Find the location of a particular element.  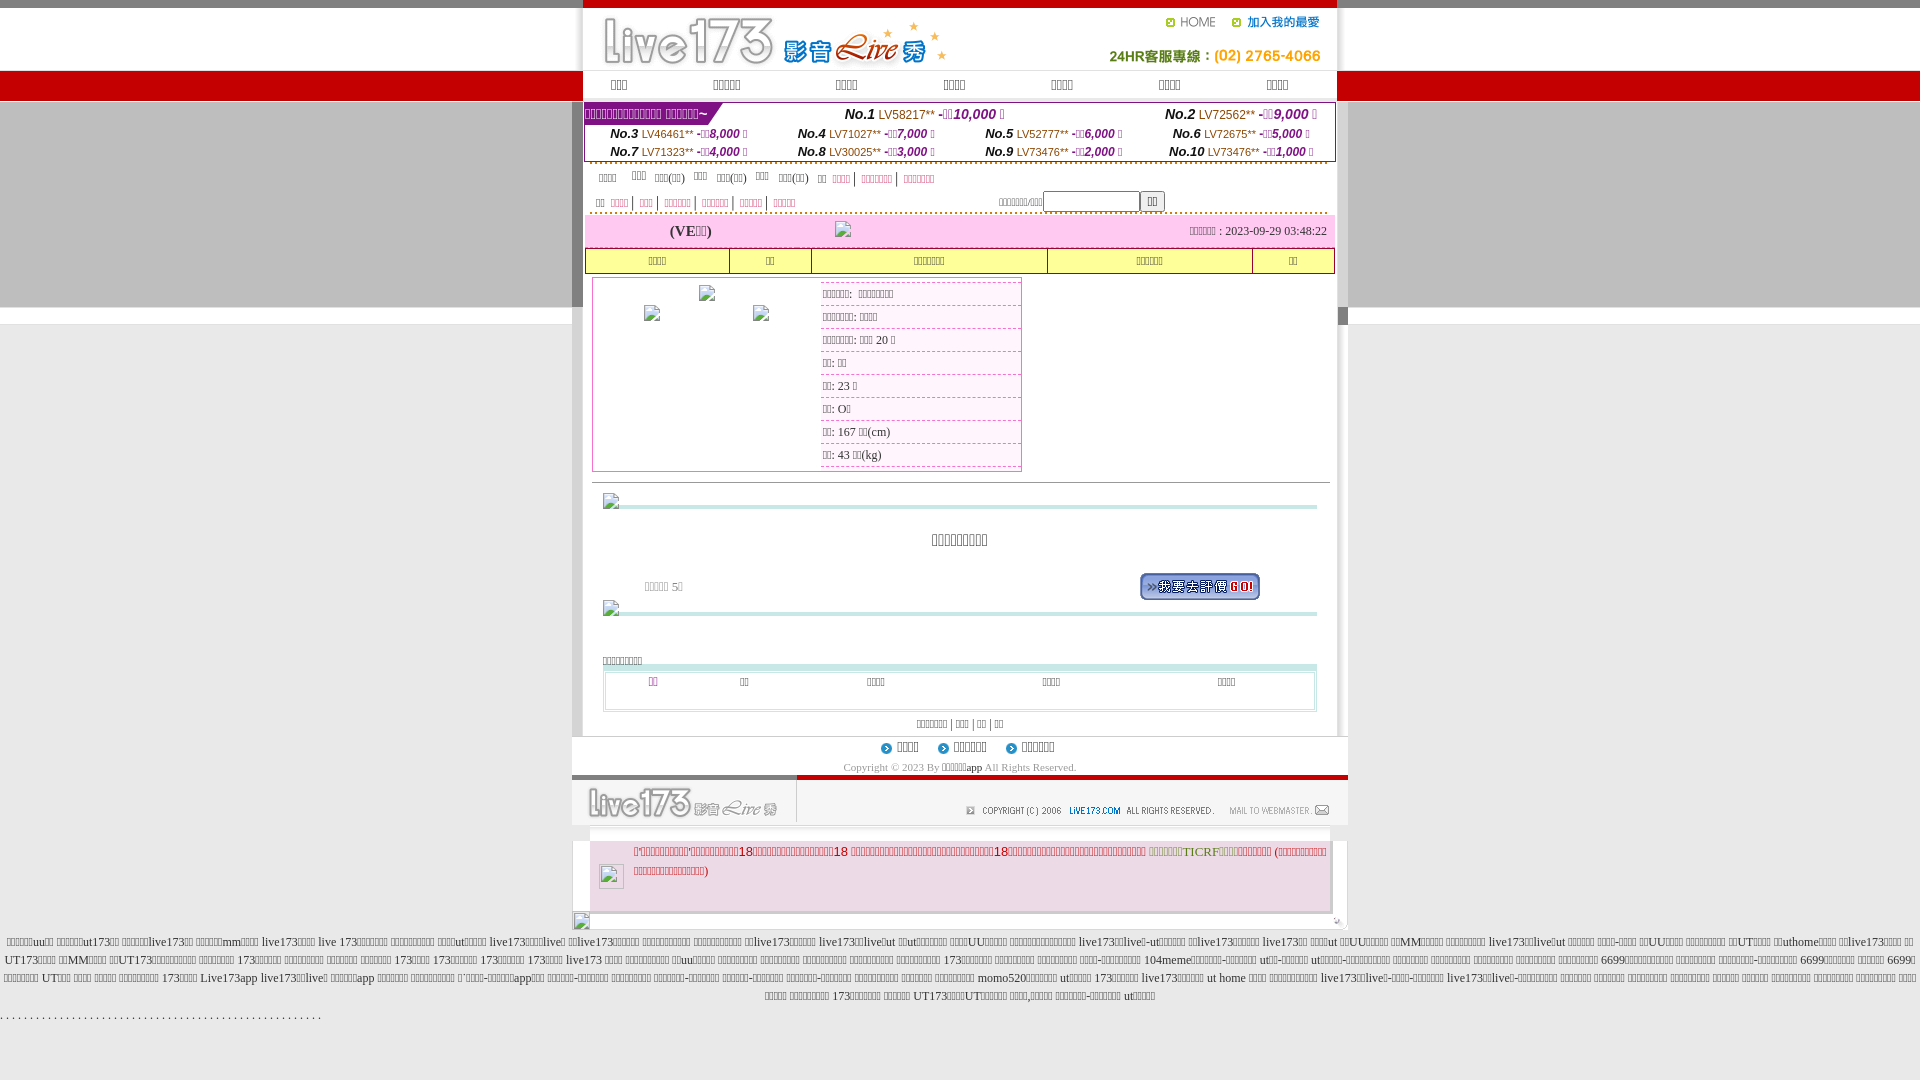

'.' is located at coordinates (25, 1014).